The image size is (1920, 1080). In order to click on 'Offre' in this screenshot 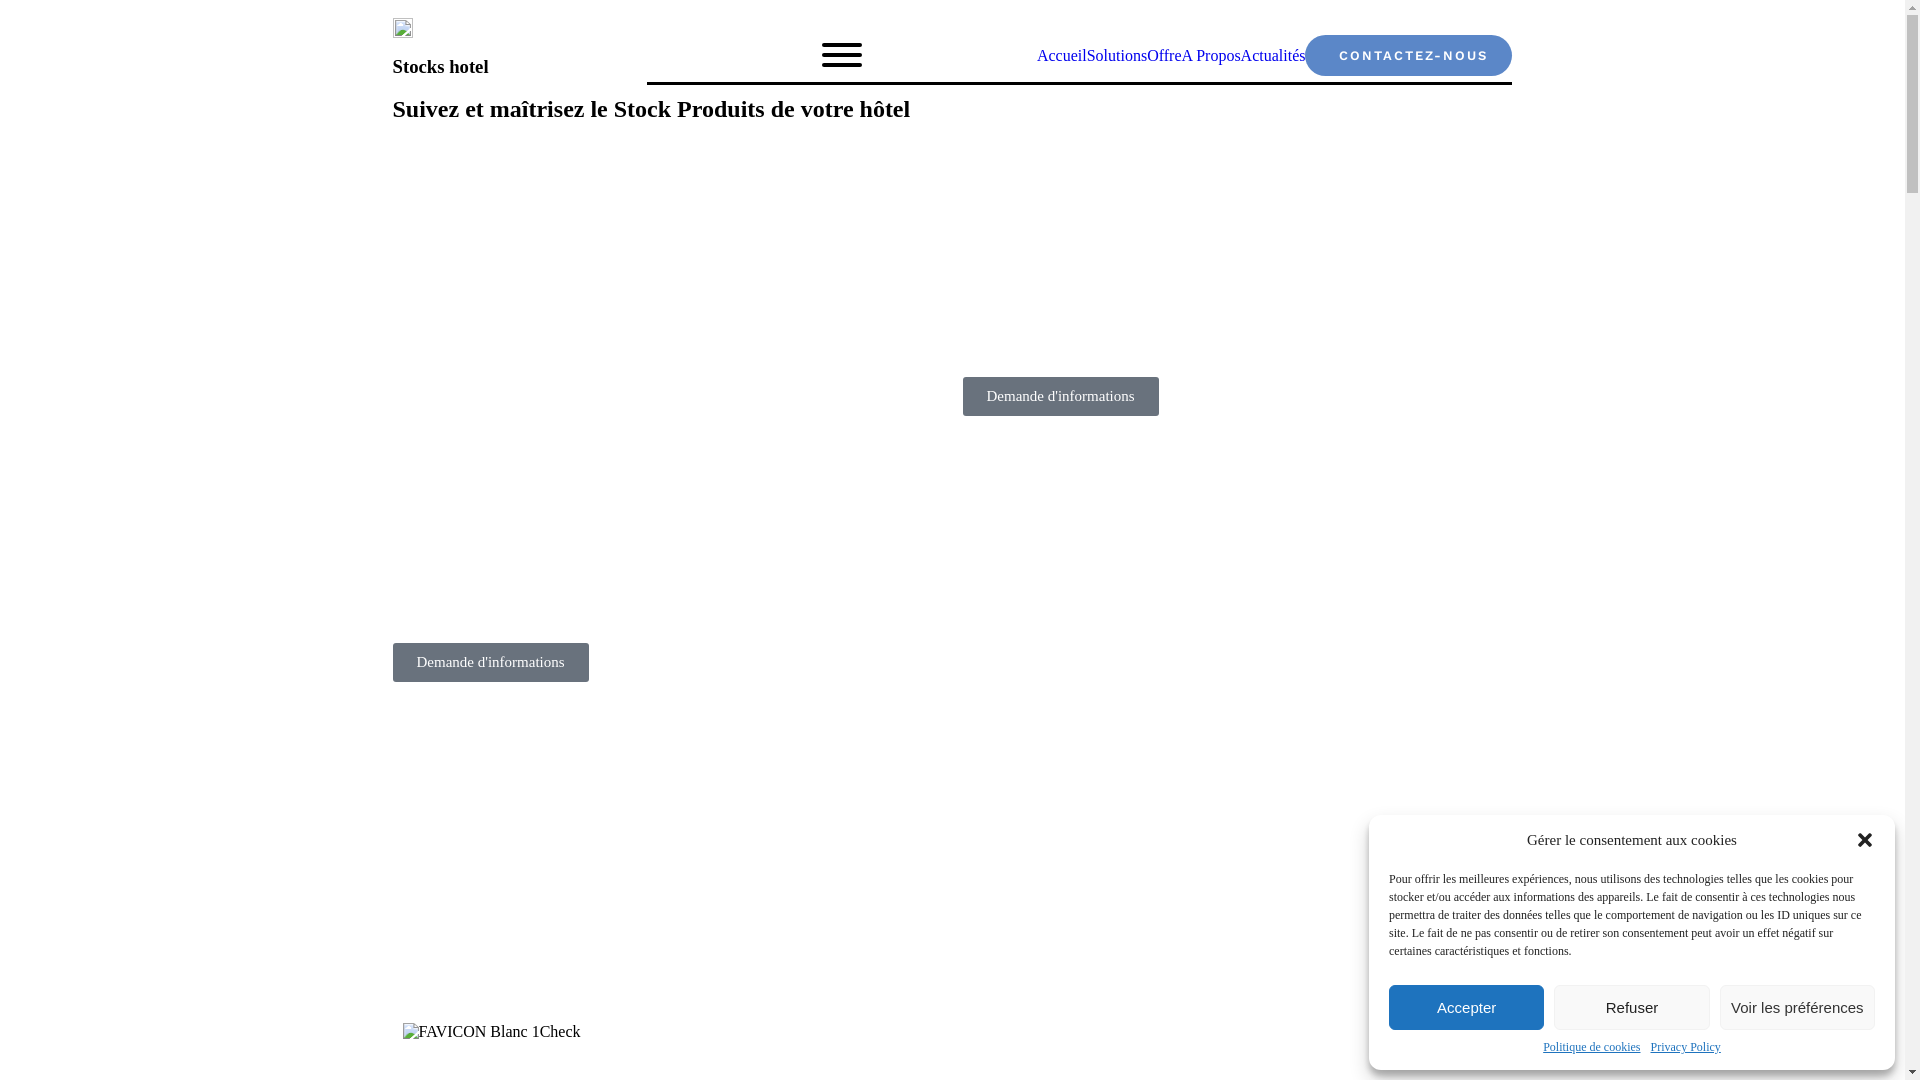, I will do `click(1163, 54)`.